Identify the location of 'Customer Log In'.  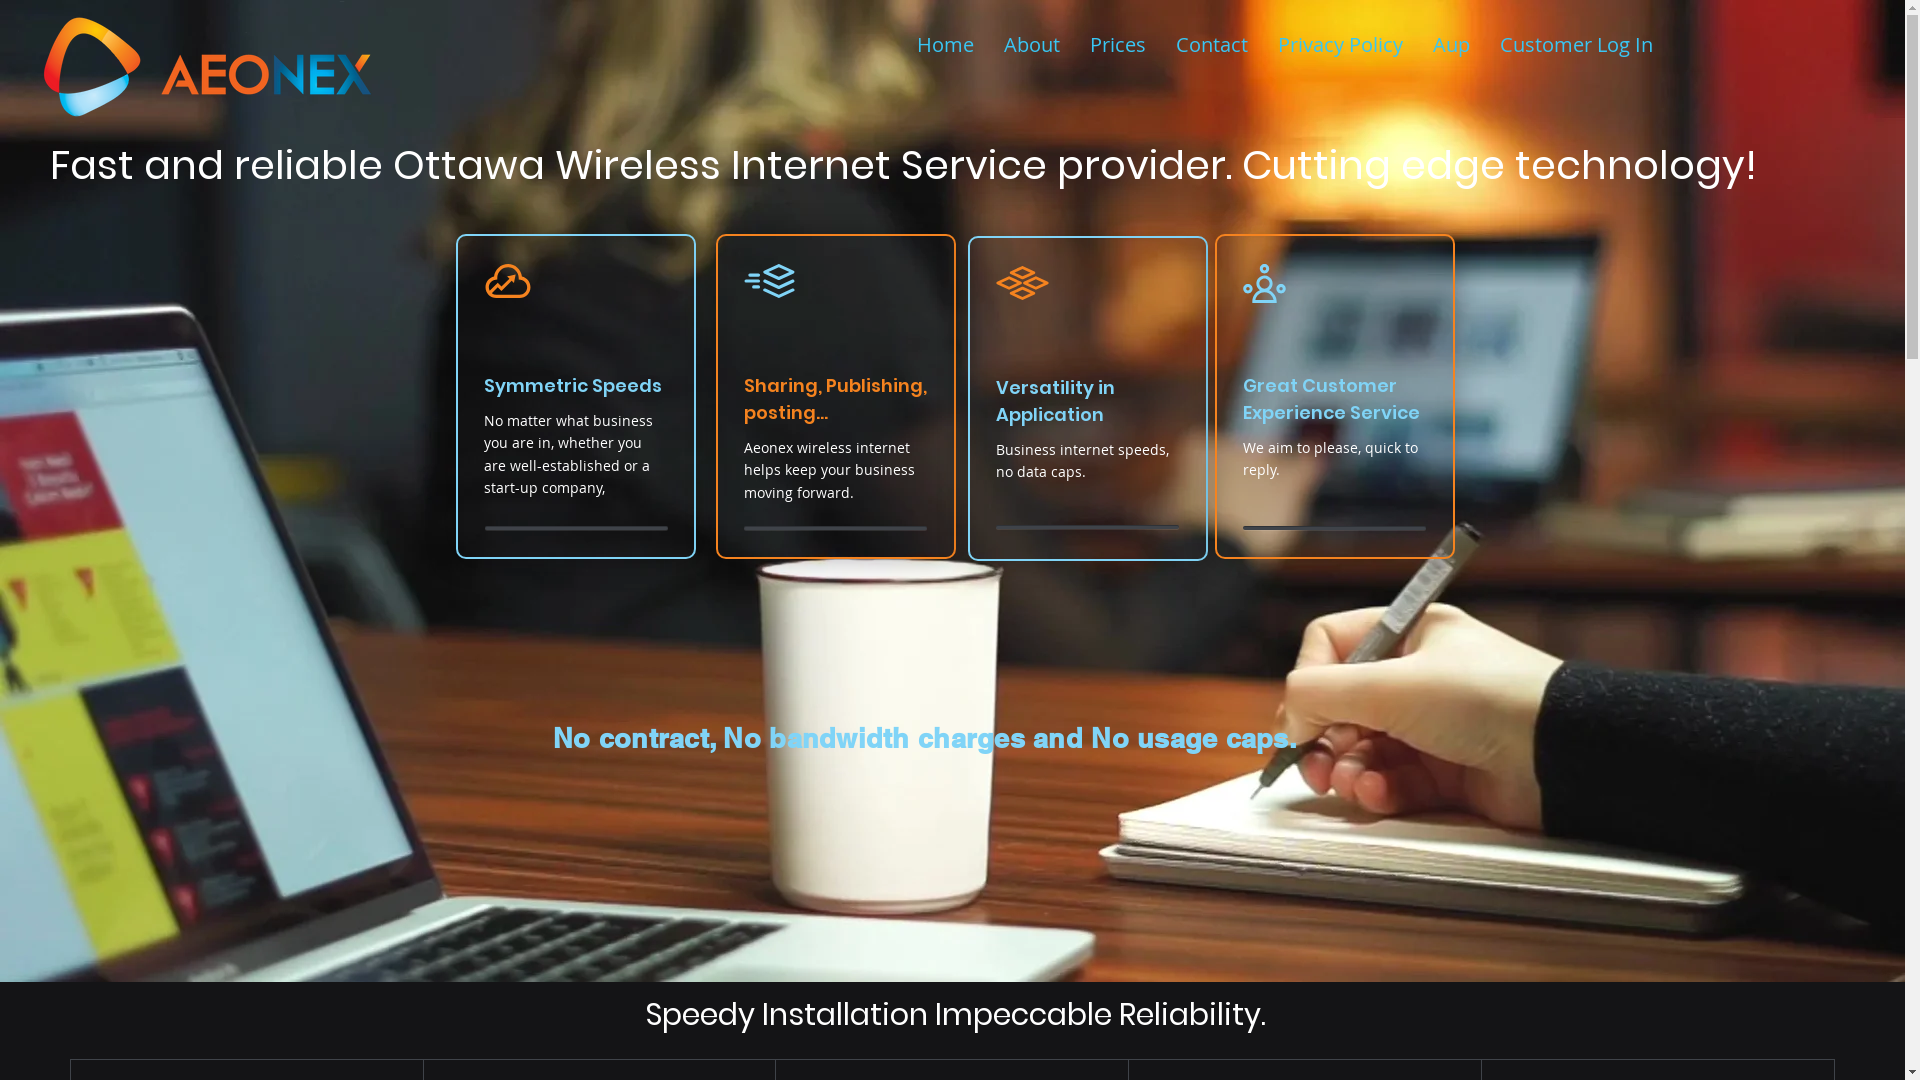
(1575, 45).